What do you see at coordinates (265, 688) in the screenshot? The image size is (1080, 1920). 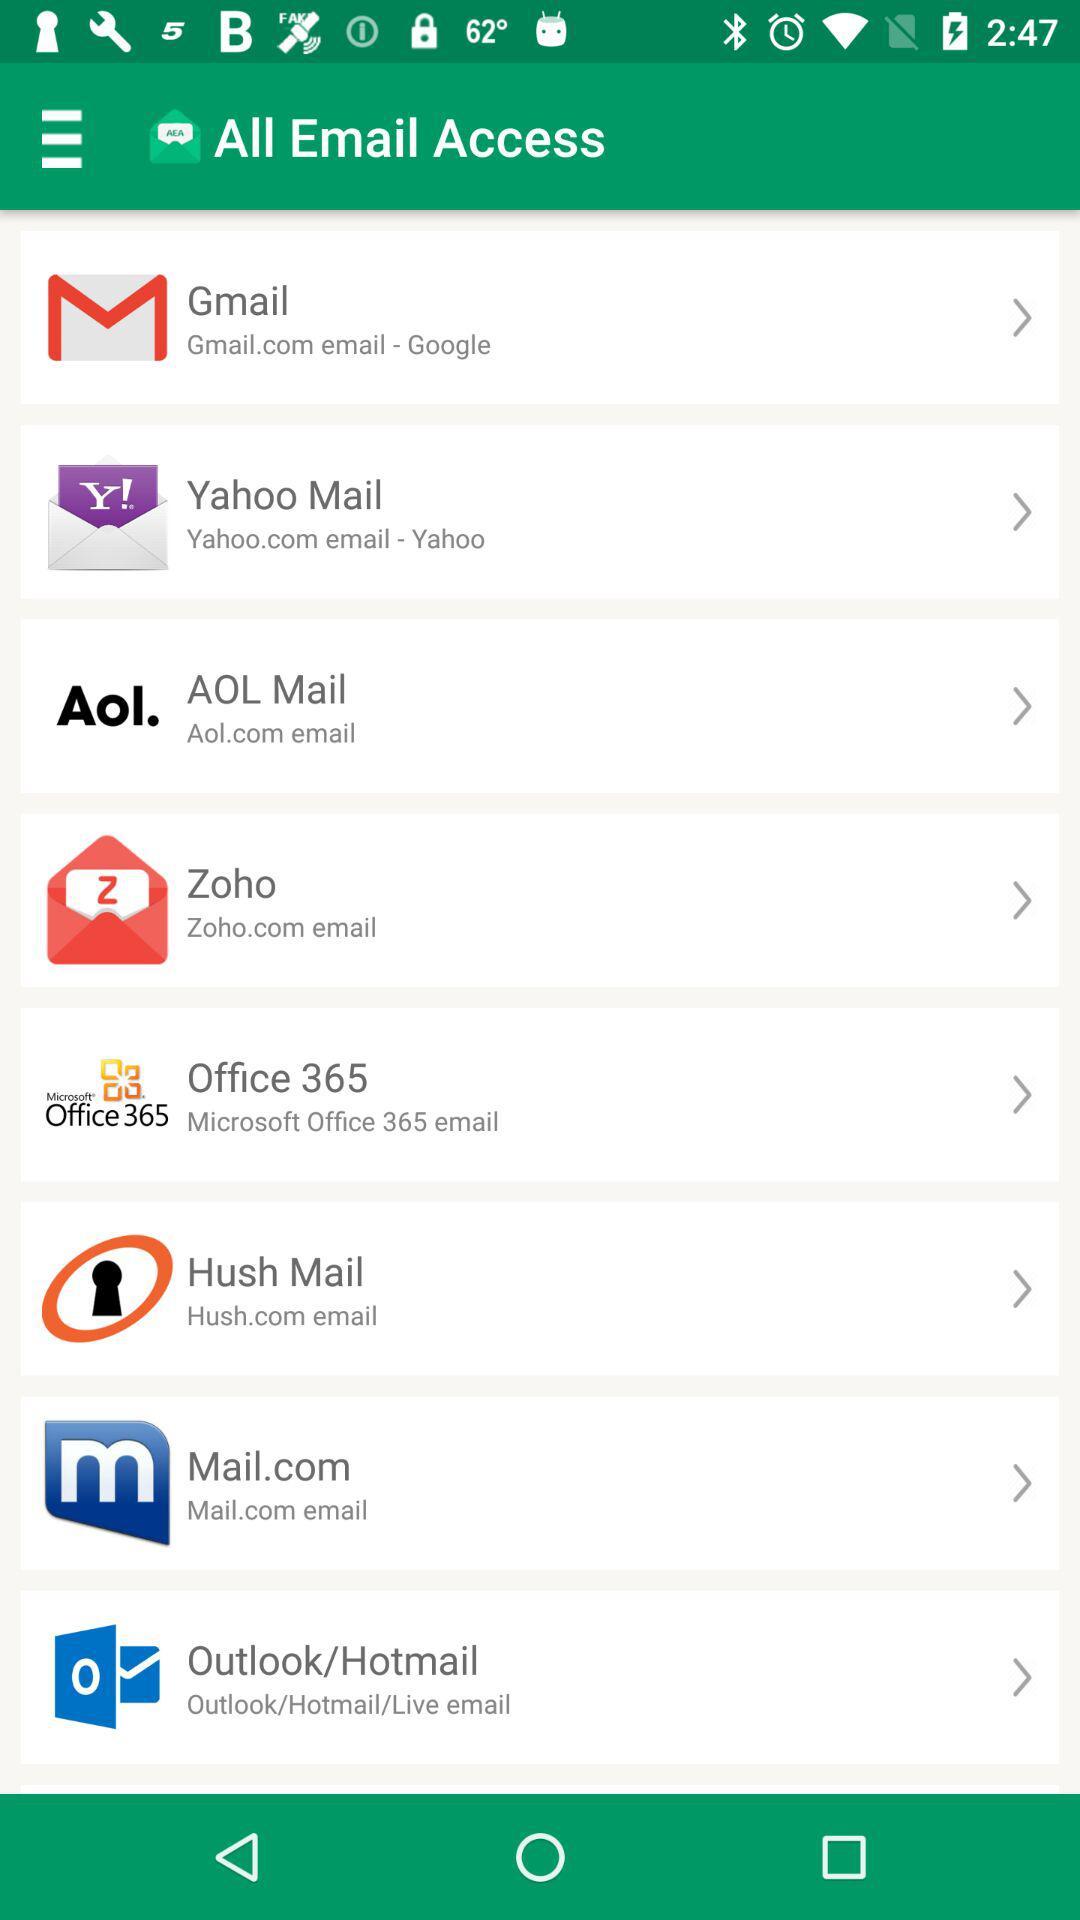 I see `item above aol.com email item` at bounding box center [265, 688].